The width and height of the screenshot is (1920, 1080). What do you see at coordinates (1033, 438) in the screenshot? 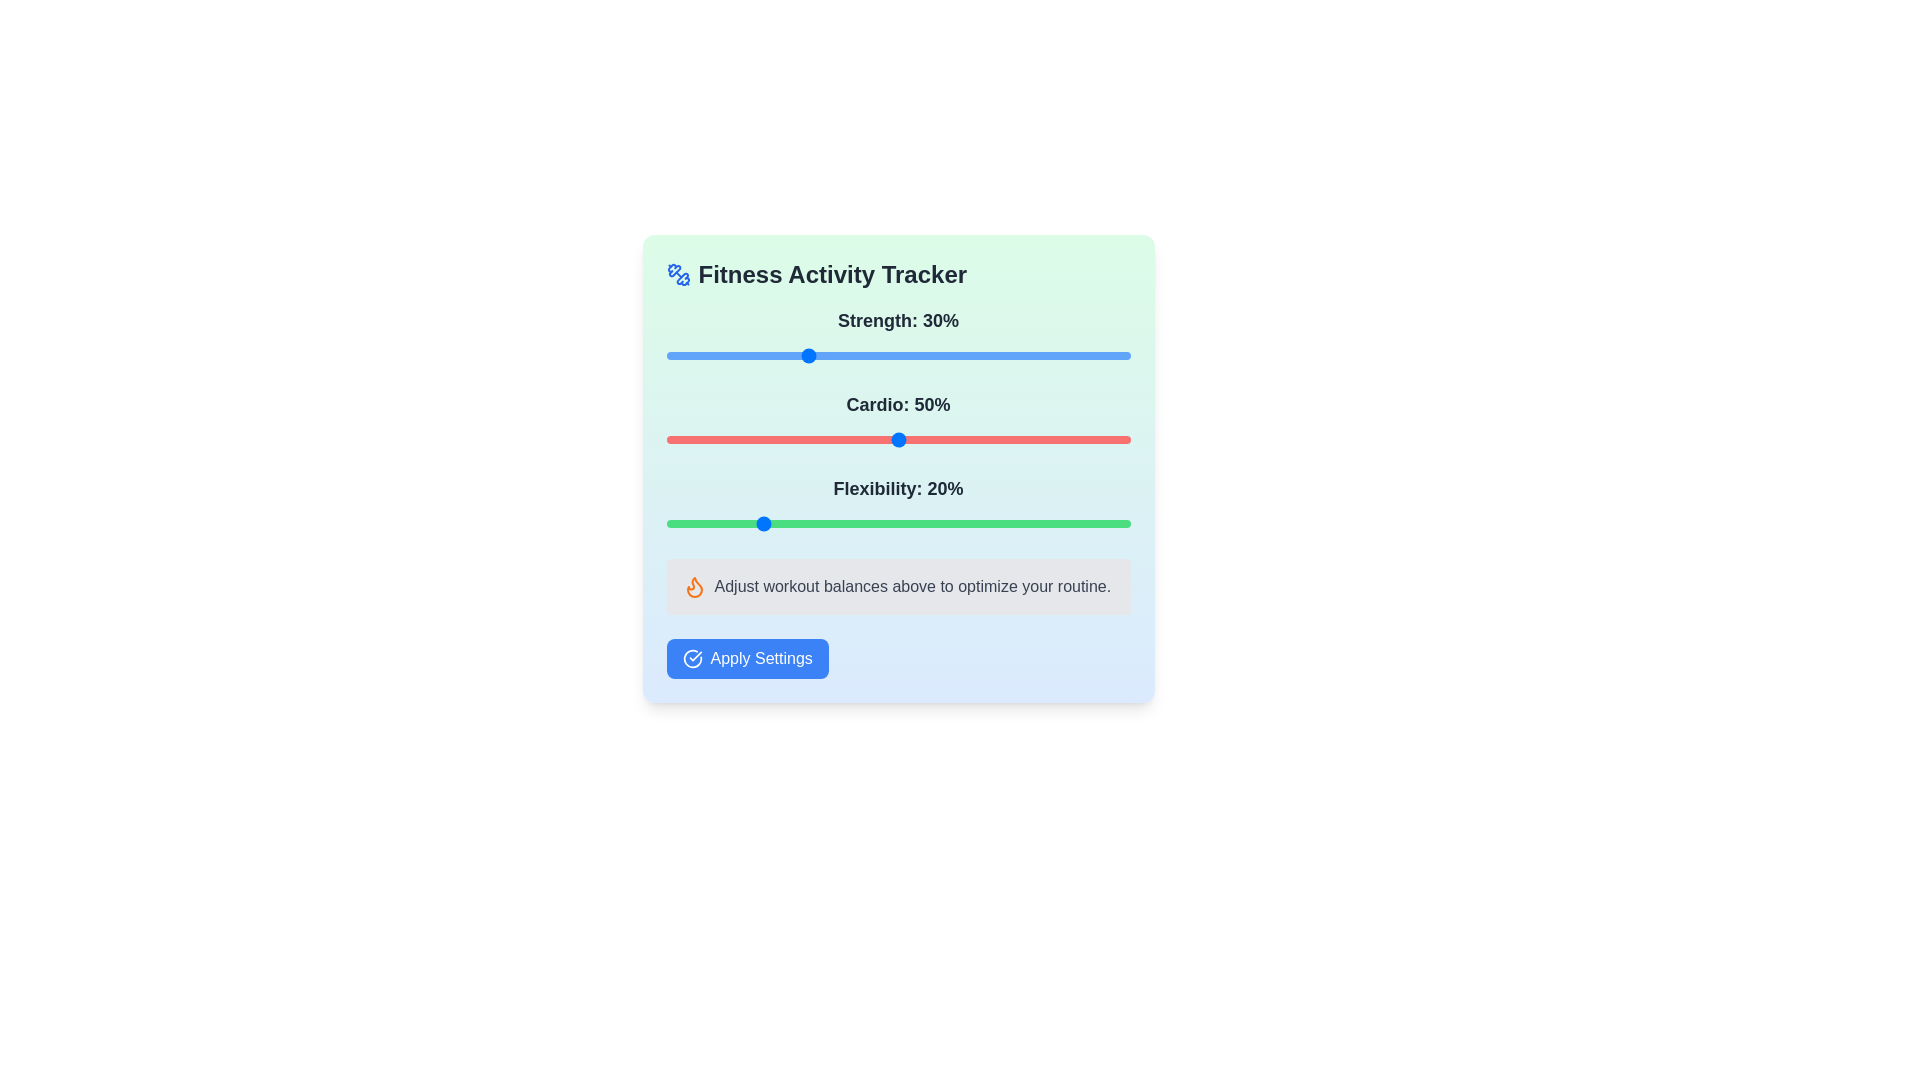
I see `the Cardio slider` at bounding box center [1033, 438].